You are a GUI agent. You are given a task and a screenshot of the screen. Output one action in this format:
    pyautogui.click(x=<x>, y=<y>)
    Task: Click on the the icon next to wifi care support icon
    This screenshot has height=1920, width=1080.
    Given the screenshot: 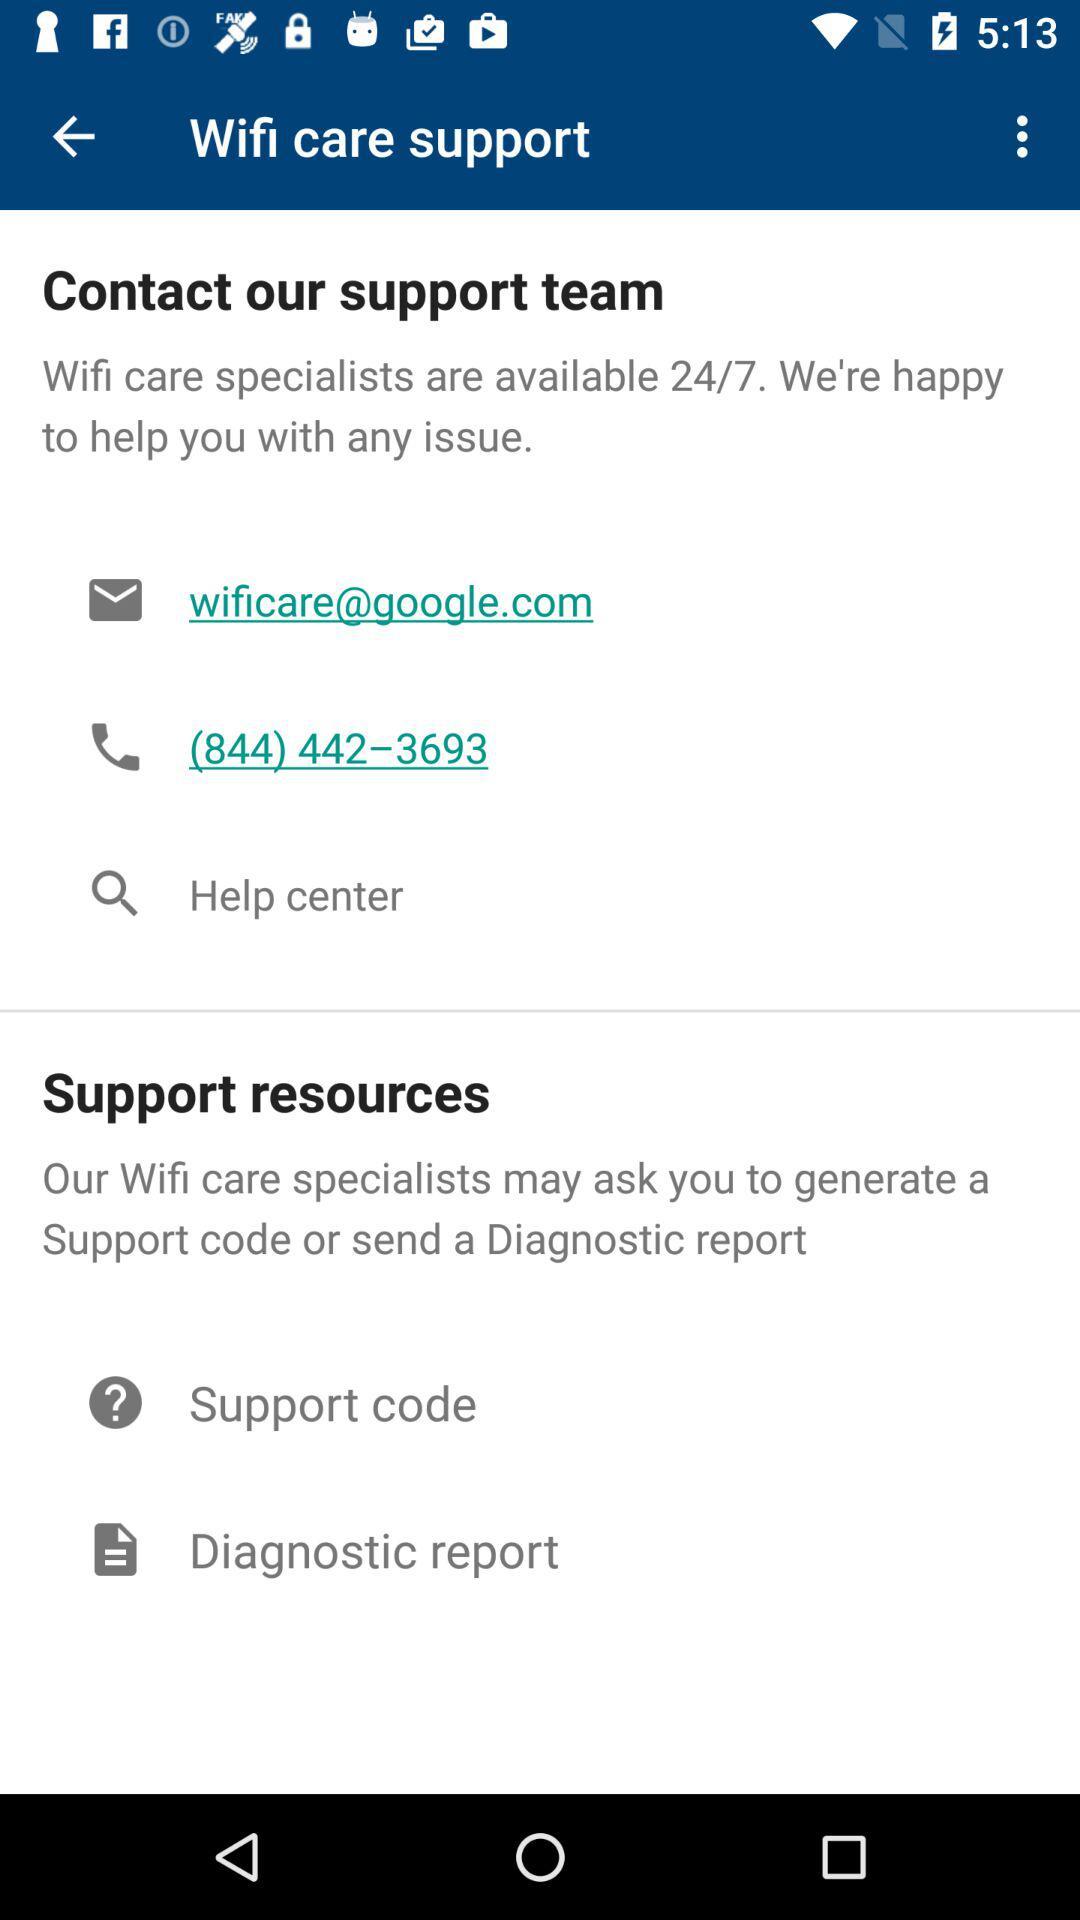 What is the action you would take?
    pyautogui.click(x=72, y=135)
    